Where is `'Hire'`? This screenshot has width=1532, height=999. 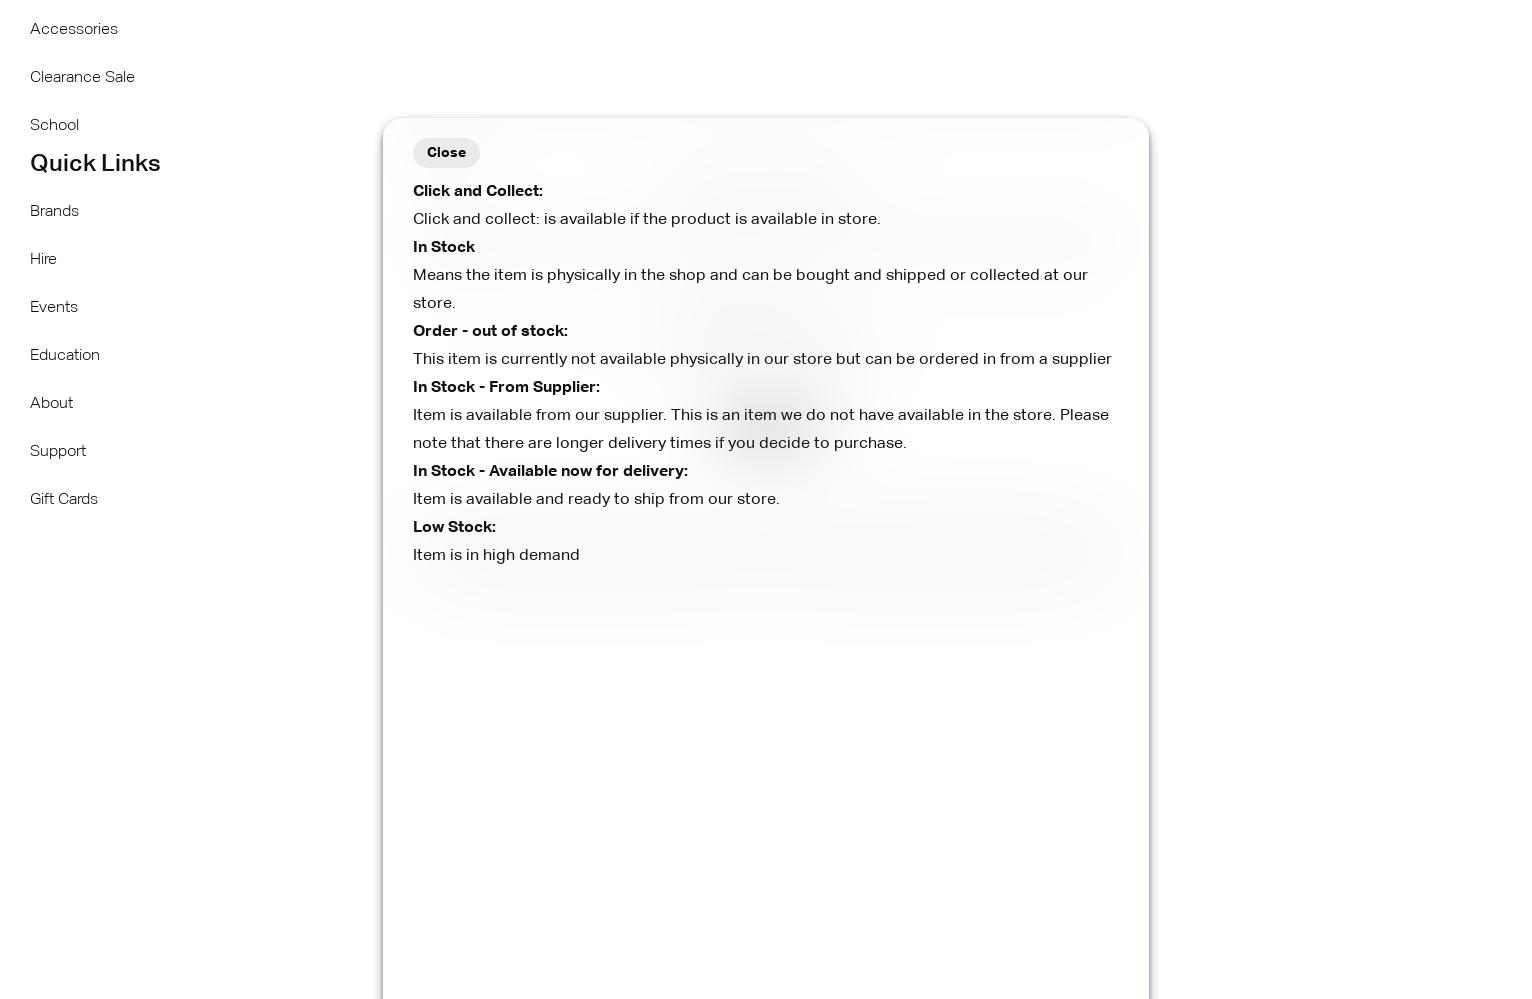
'Hire' is located at coordinates (43, 260).